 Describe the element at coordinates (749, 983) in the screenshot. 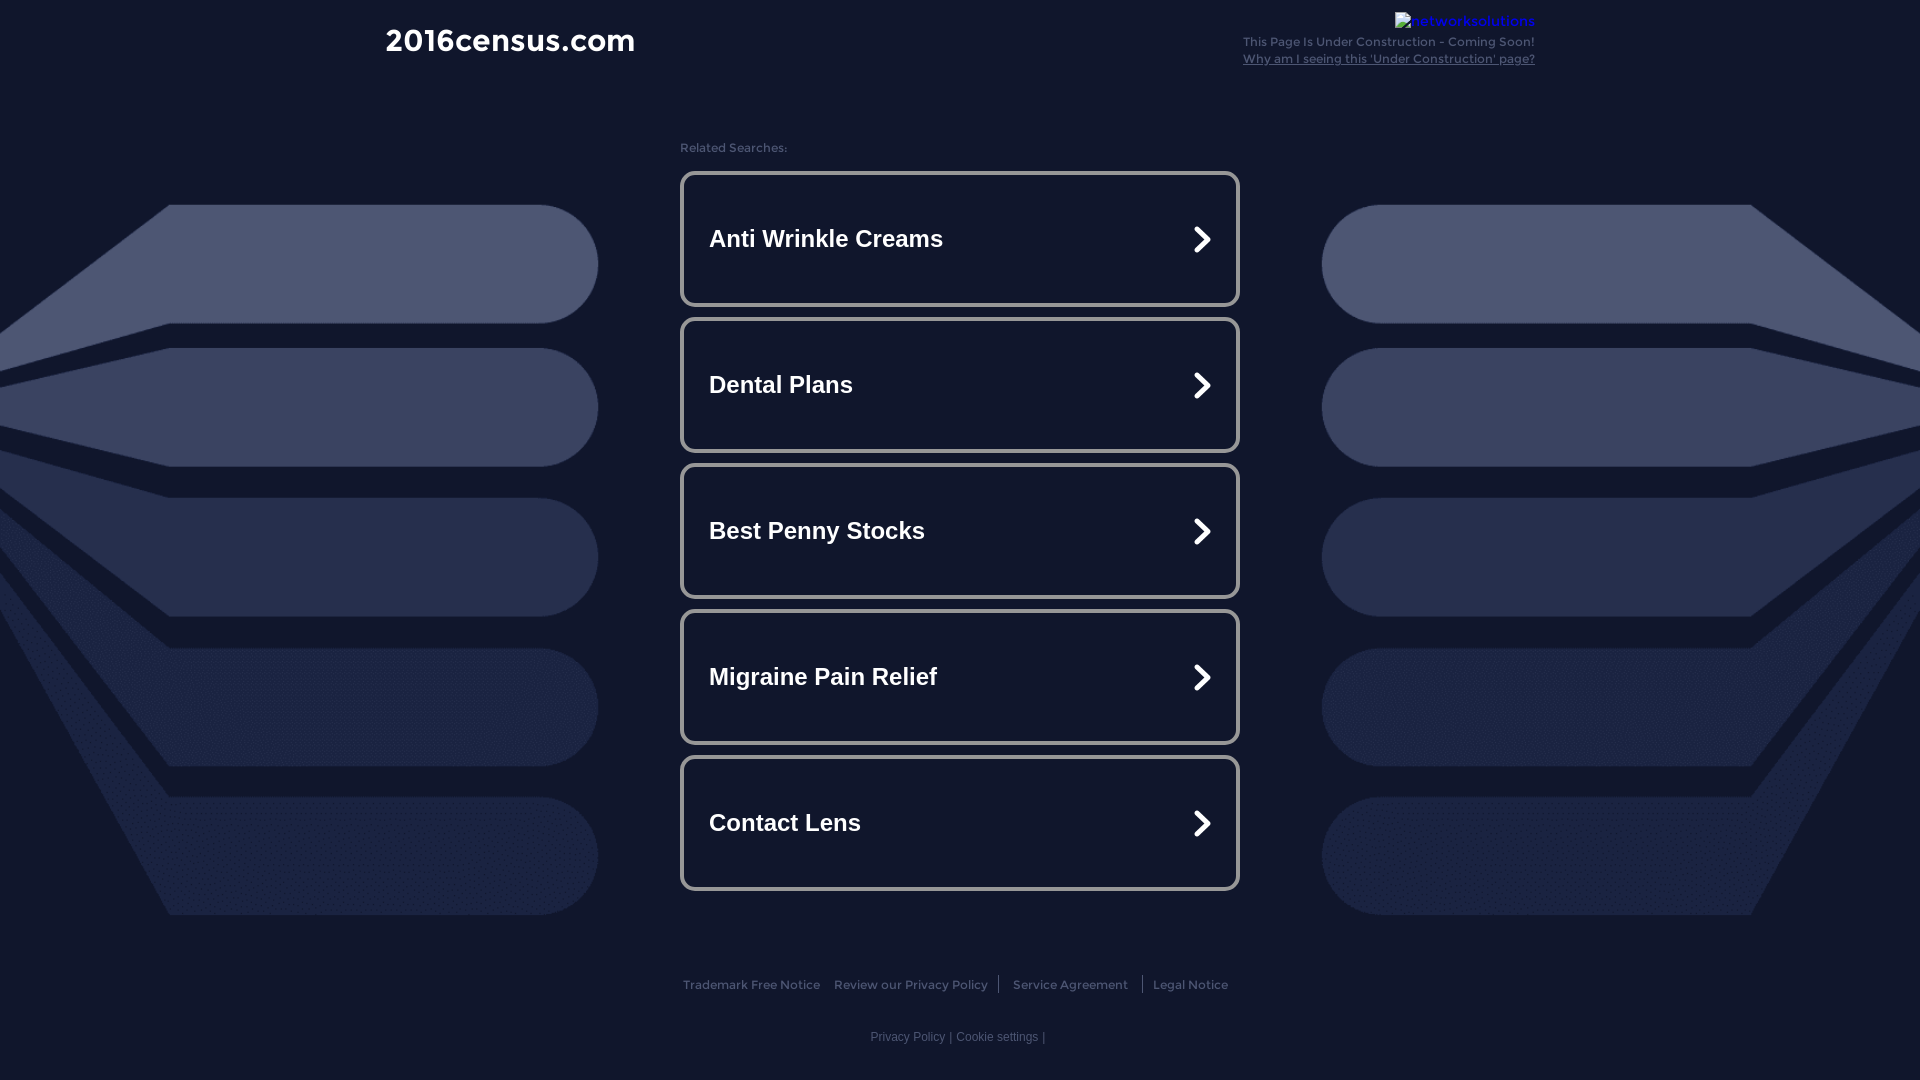

I see `'Trademark Free Notice'` at that location.